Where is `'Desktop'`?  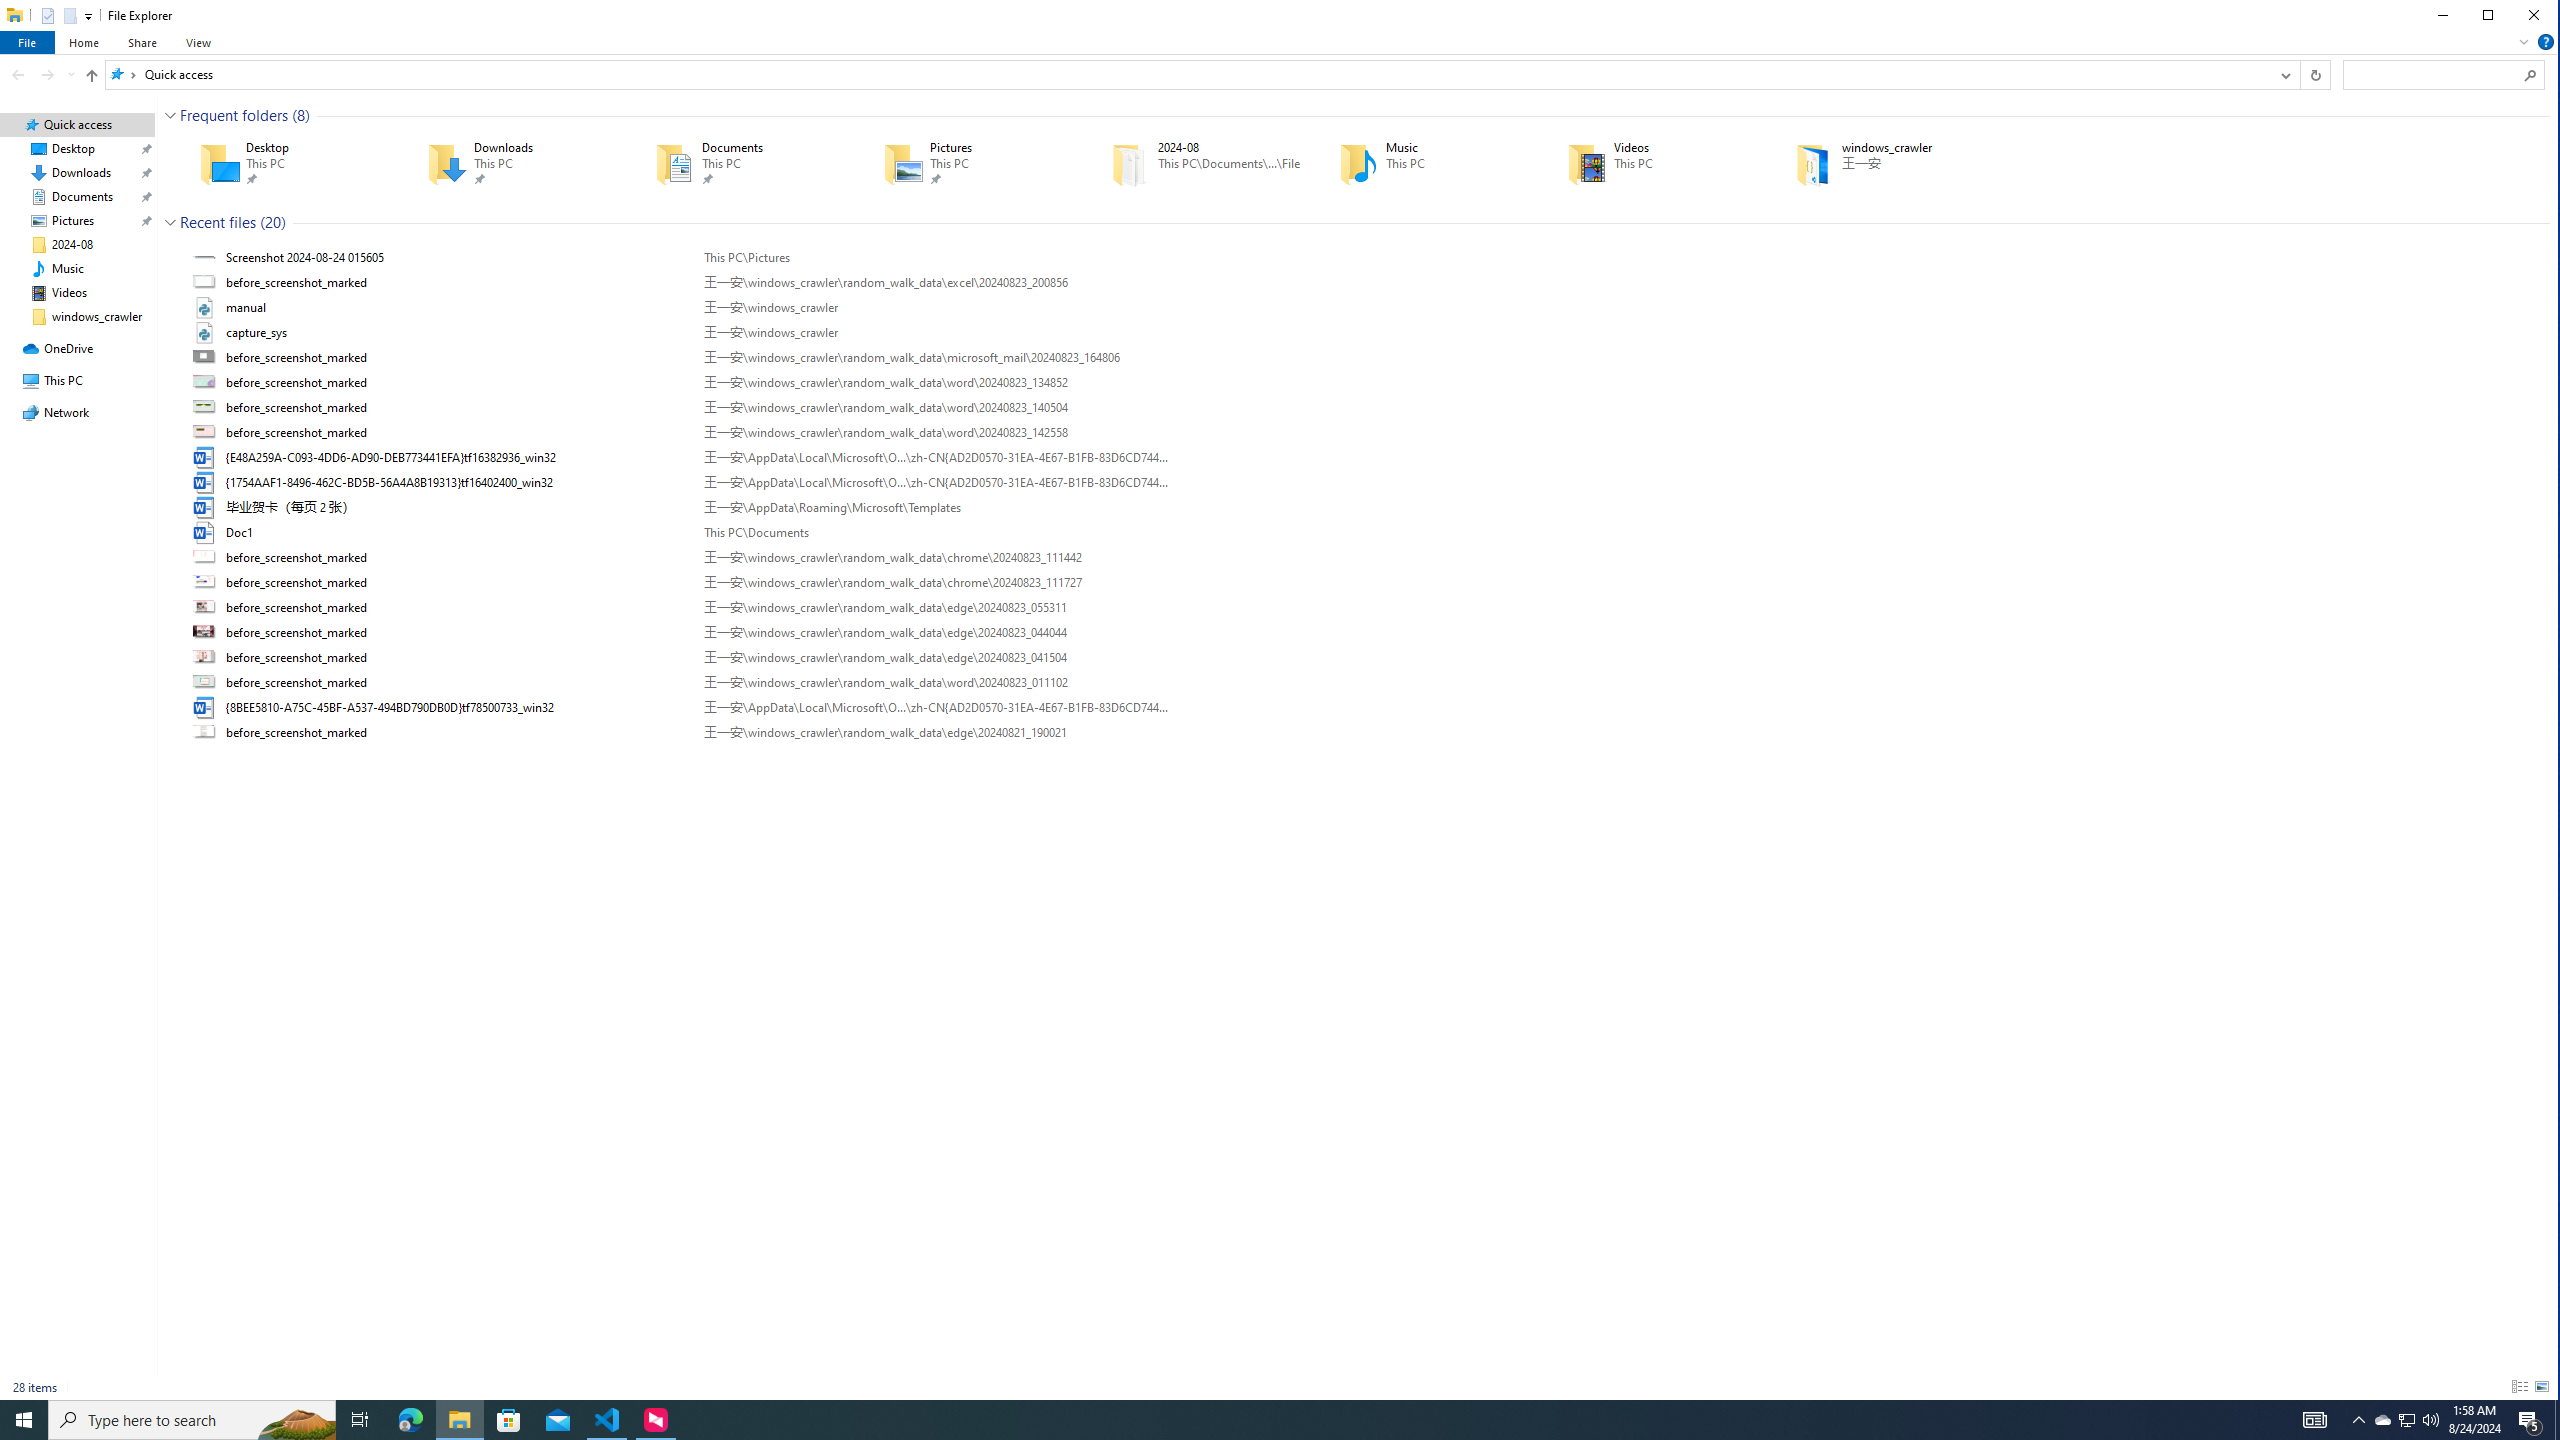 'Desktop' is located at coordinates (285, 164).